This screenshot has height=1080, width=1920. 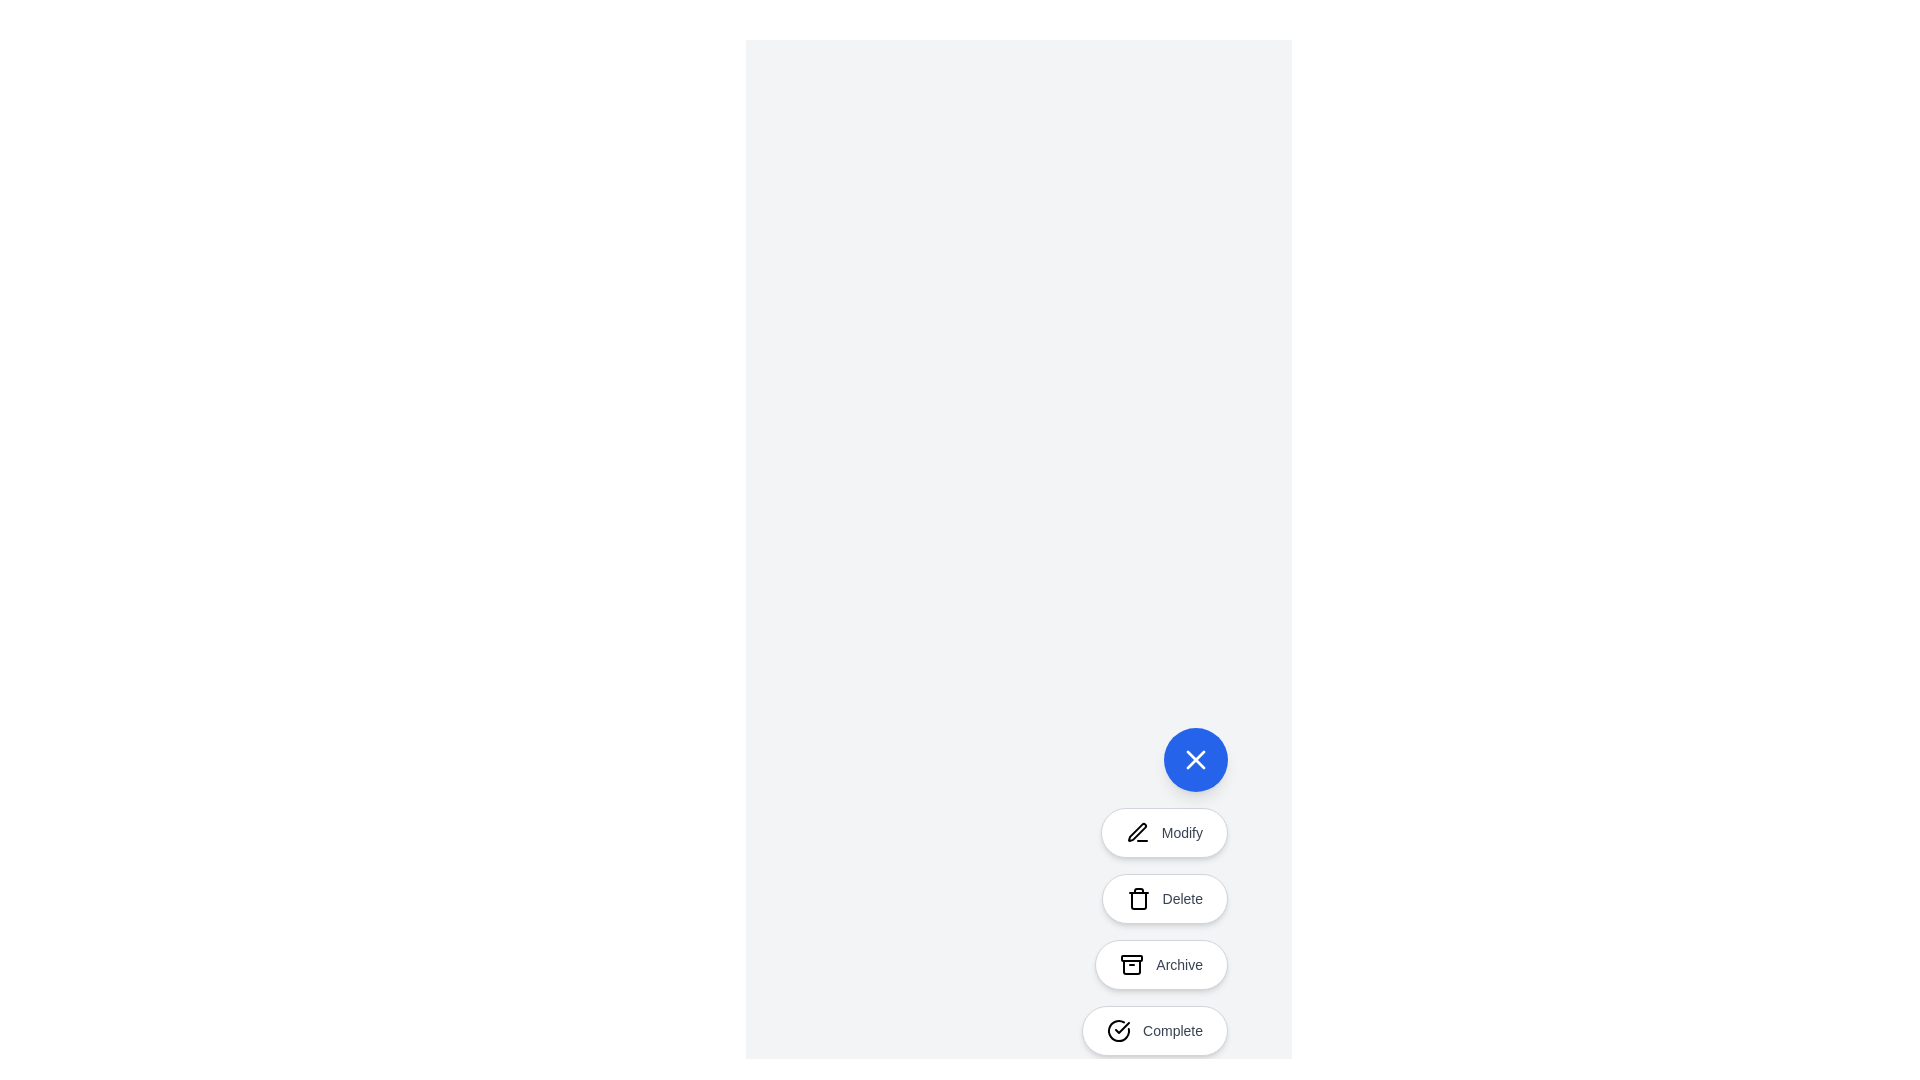 I want to click on the 'Complete' button, so click(x=1155, y=1030).